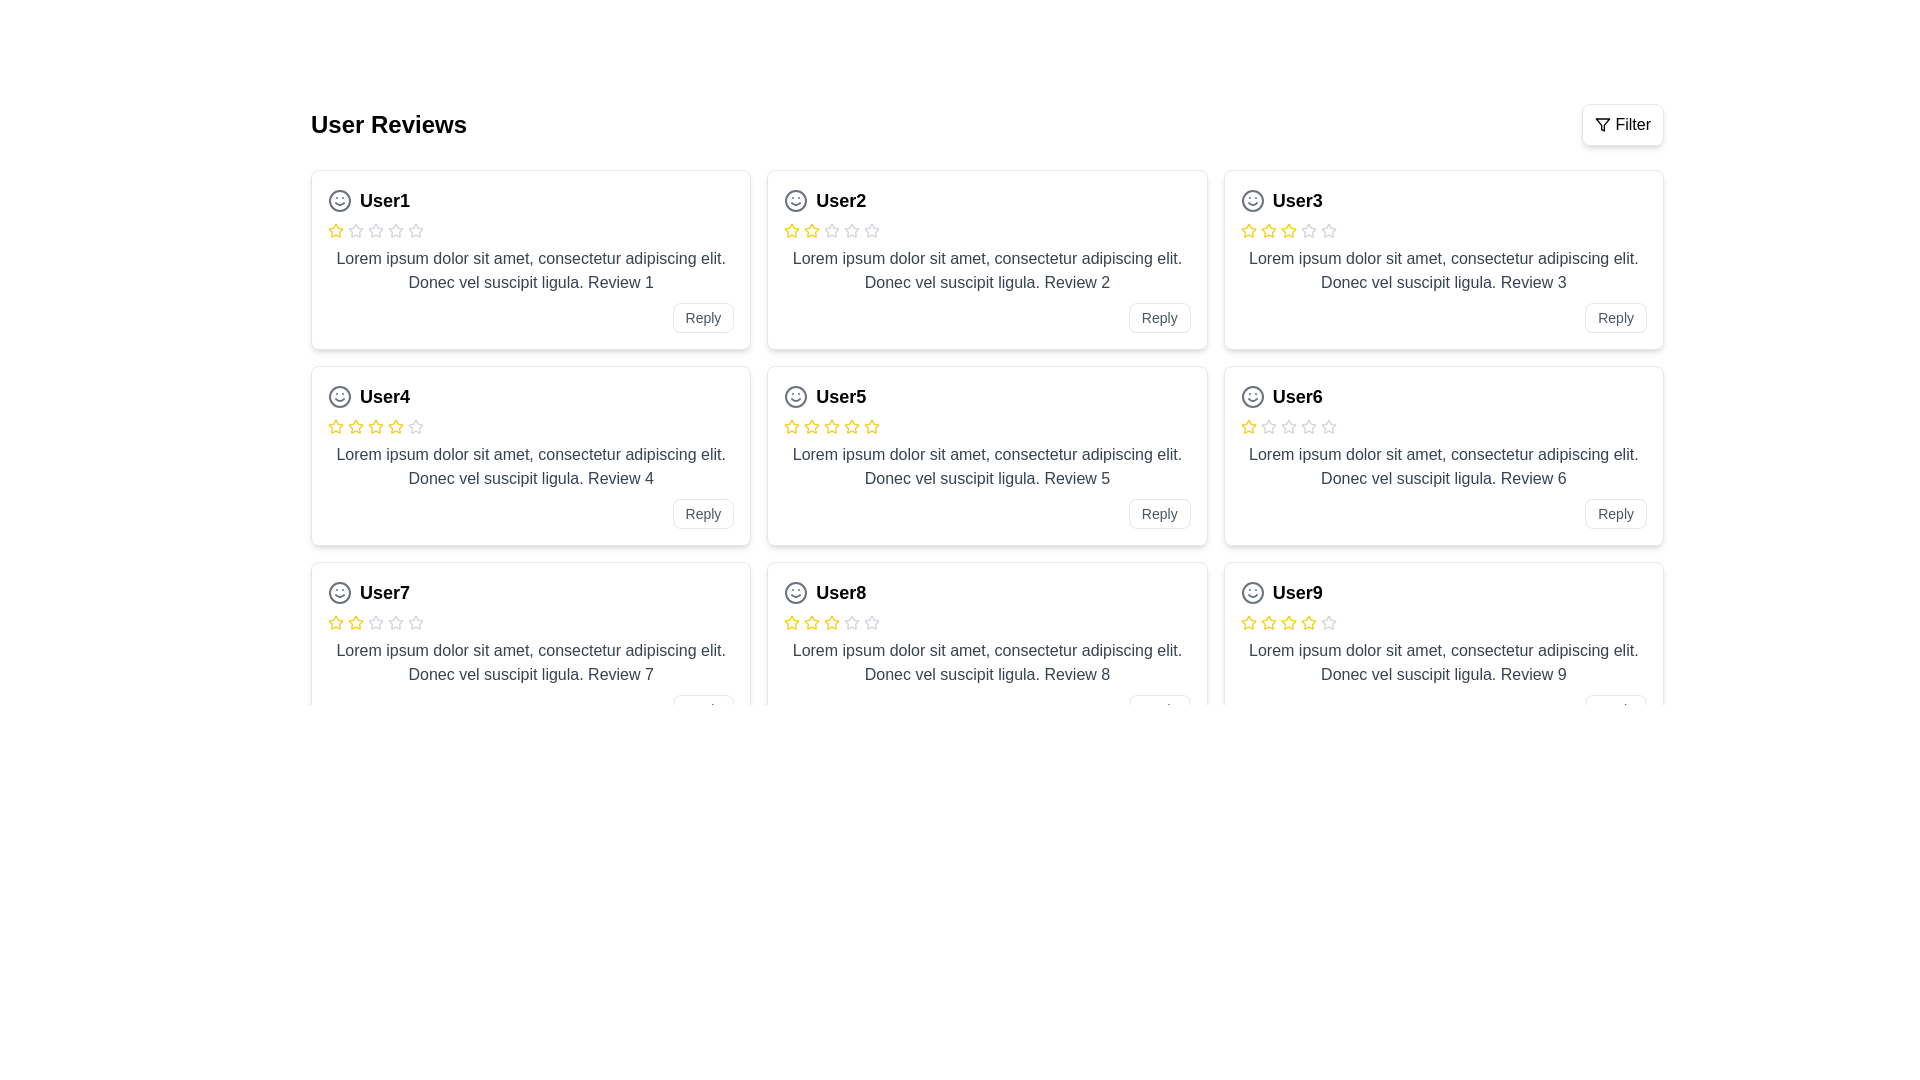  Describe the element at coordinates (812, 425) in the screenshot. I see `the first star icon in the rating row of the review card for 'User5'` at that location.